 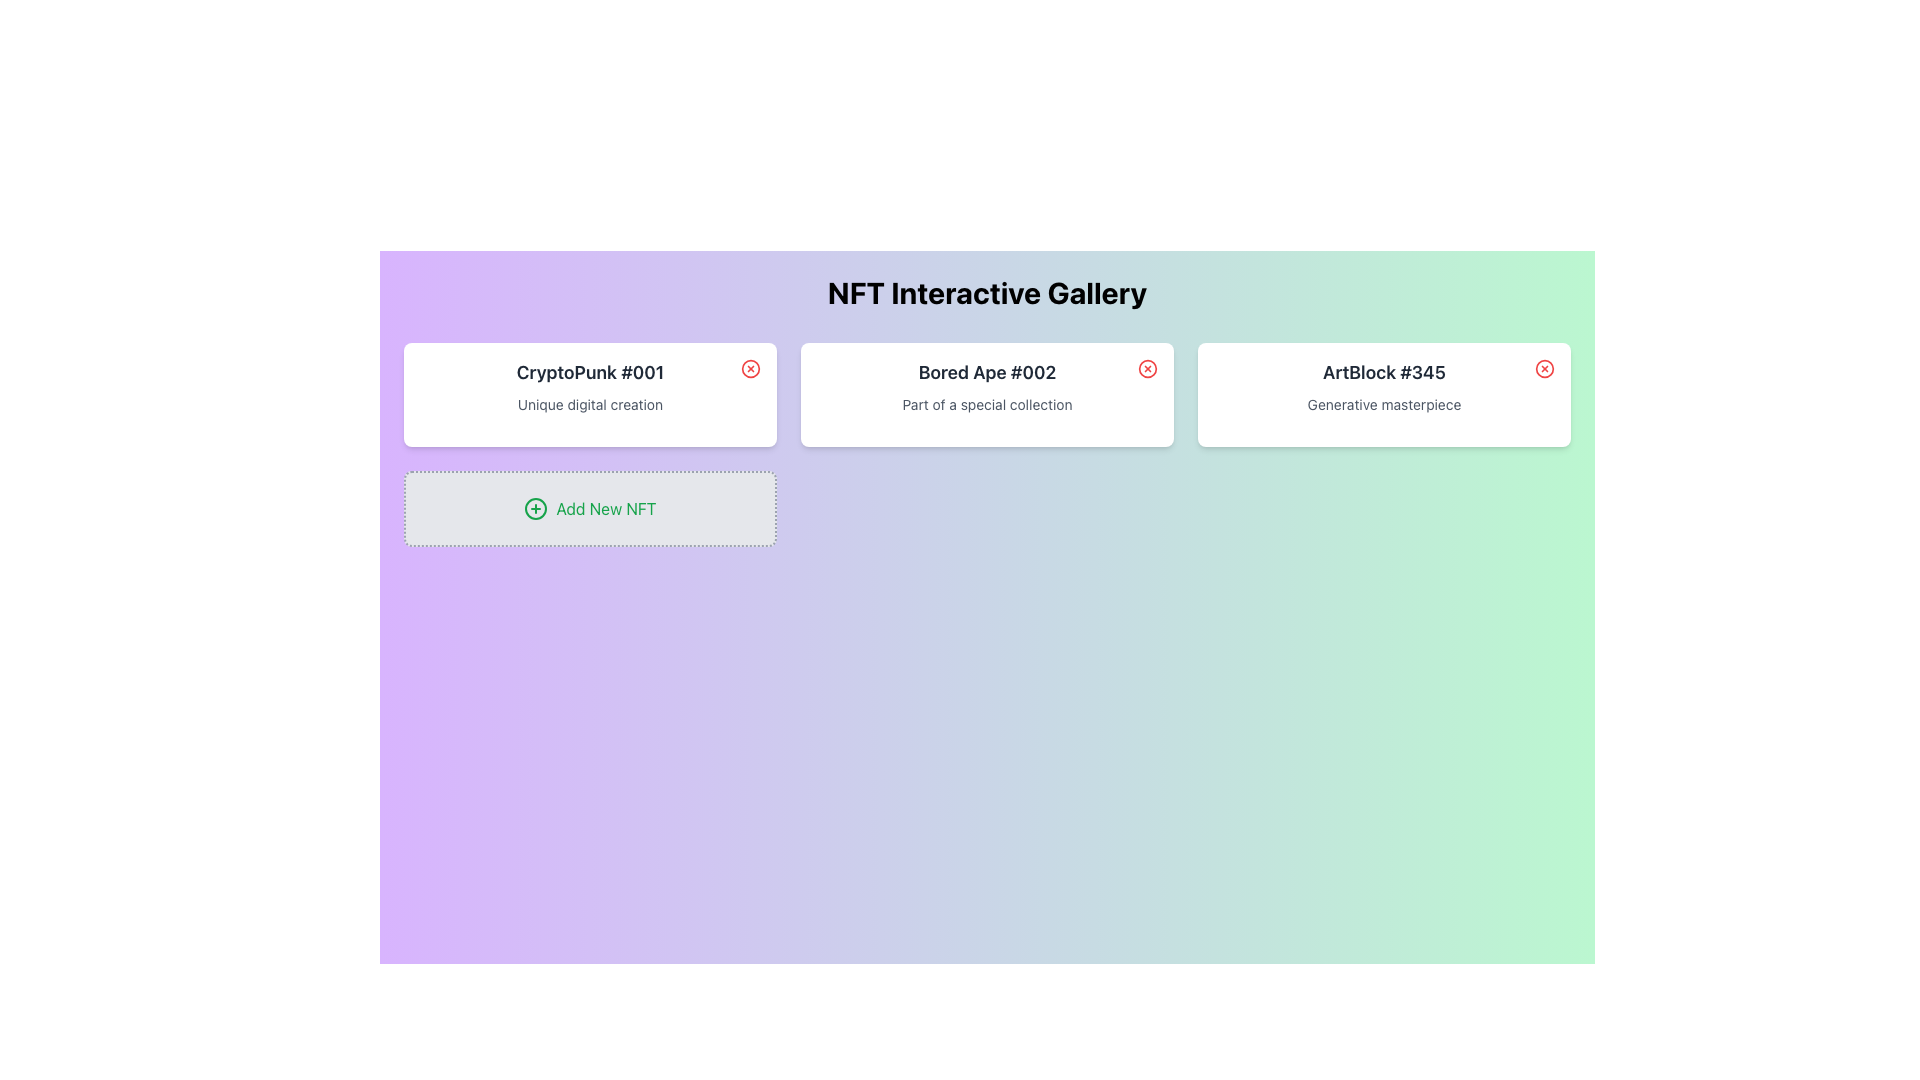 What do you see at coordinates (987, 373) in the screenshot?
I see `text from the label displaying 'Bored Ape #002', which is styled with a bold font and centered alignment, located in the second card of the row of items` at bounding box center [987, 373].